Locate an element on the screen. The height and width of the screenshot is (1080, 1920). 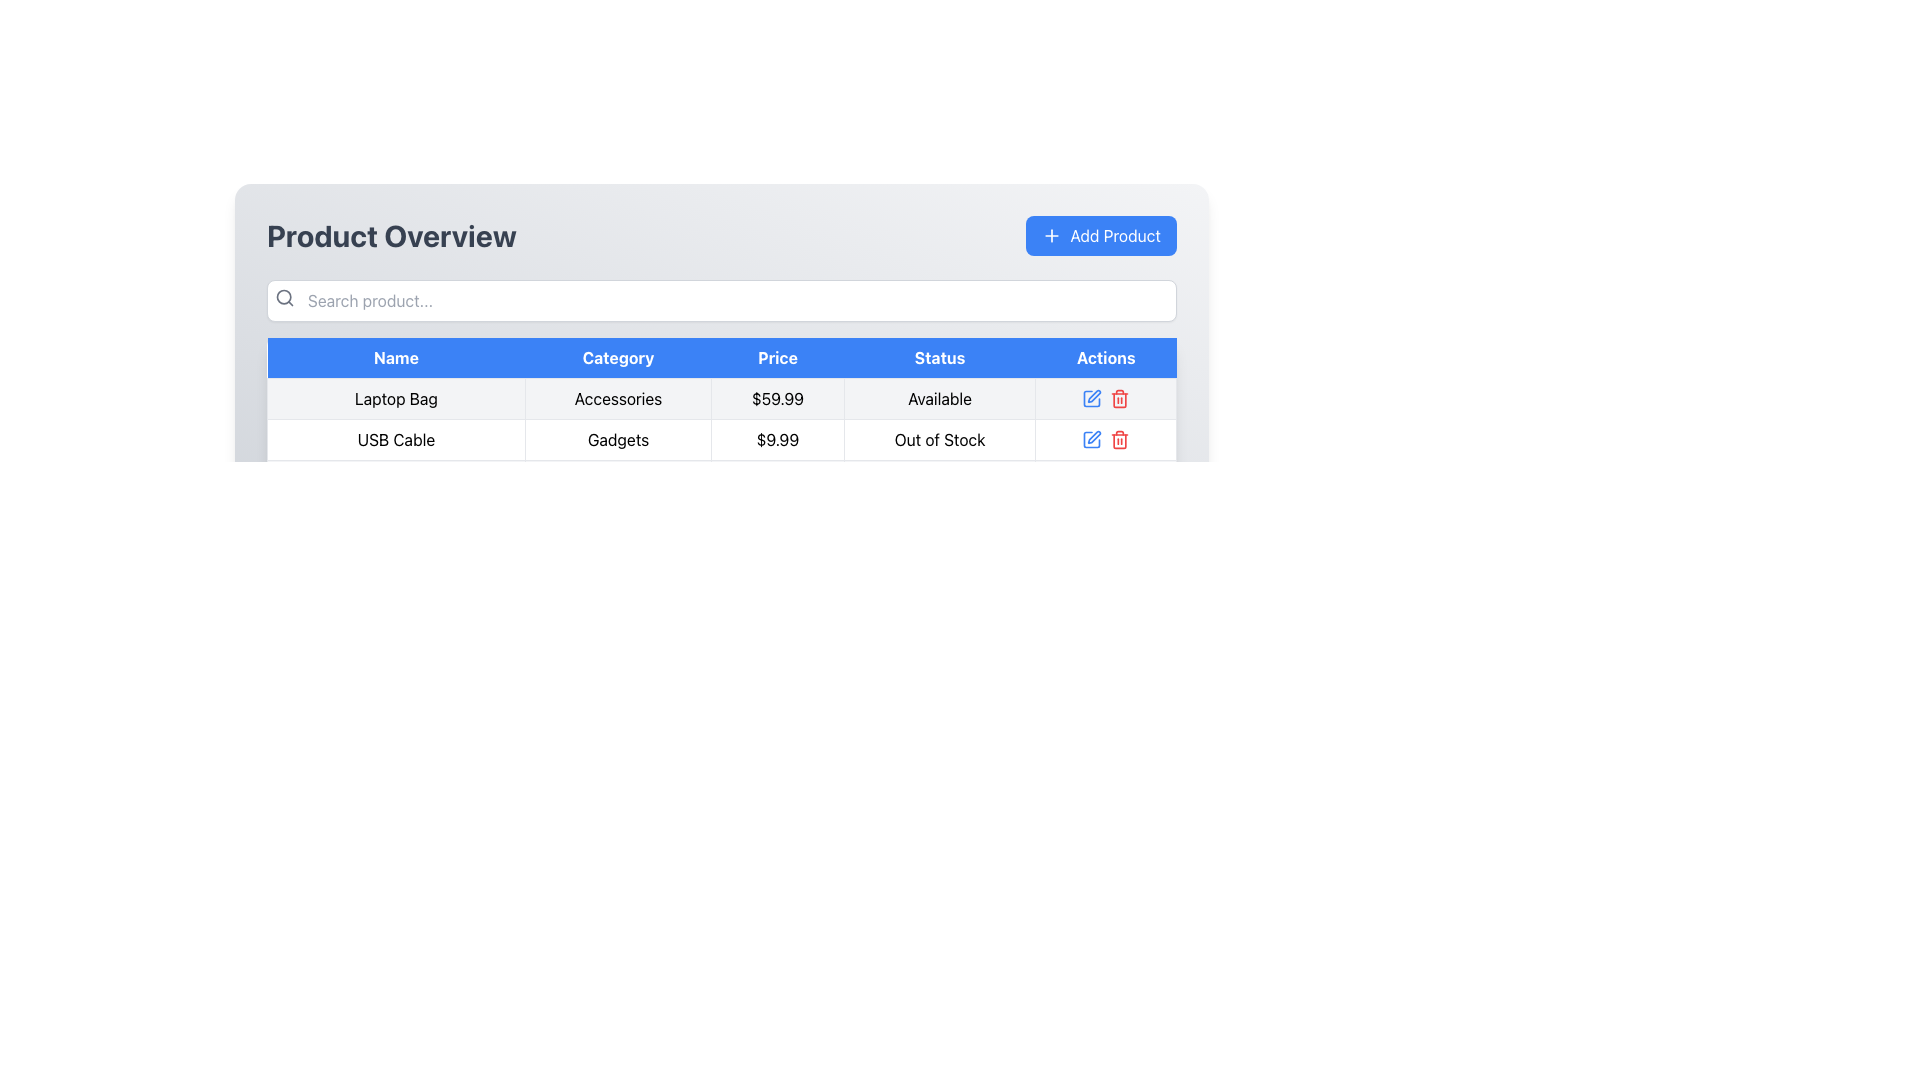
the circular part of the SVG search icon located at the left side of the search bar, positioned at the specified coordinates is located at coordinates (283, 297).